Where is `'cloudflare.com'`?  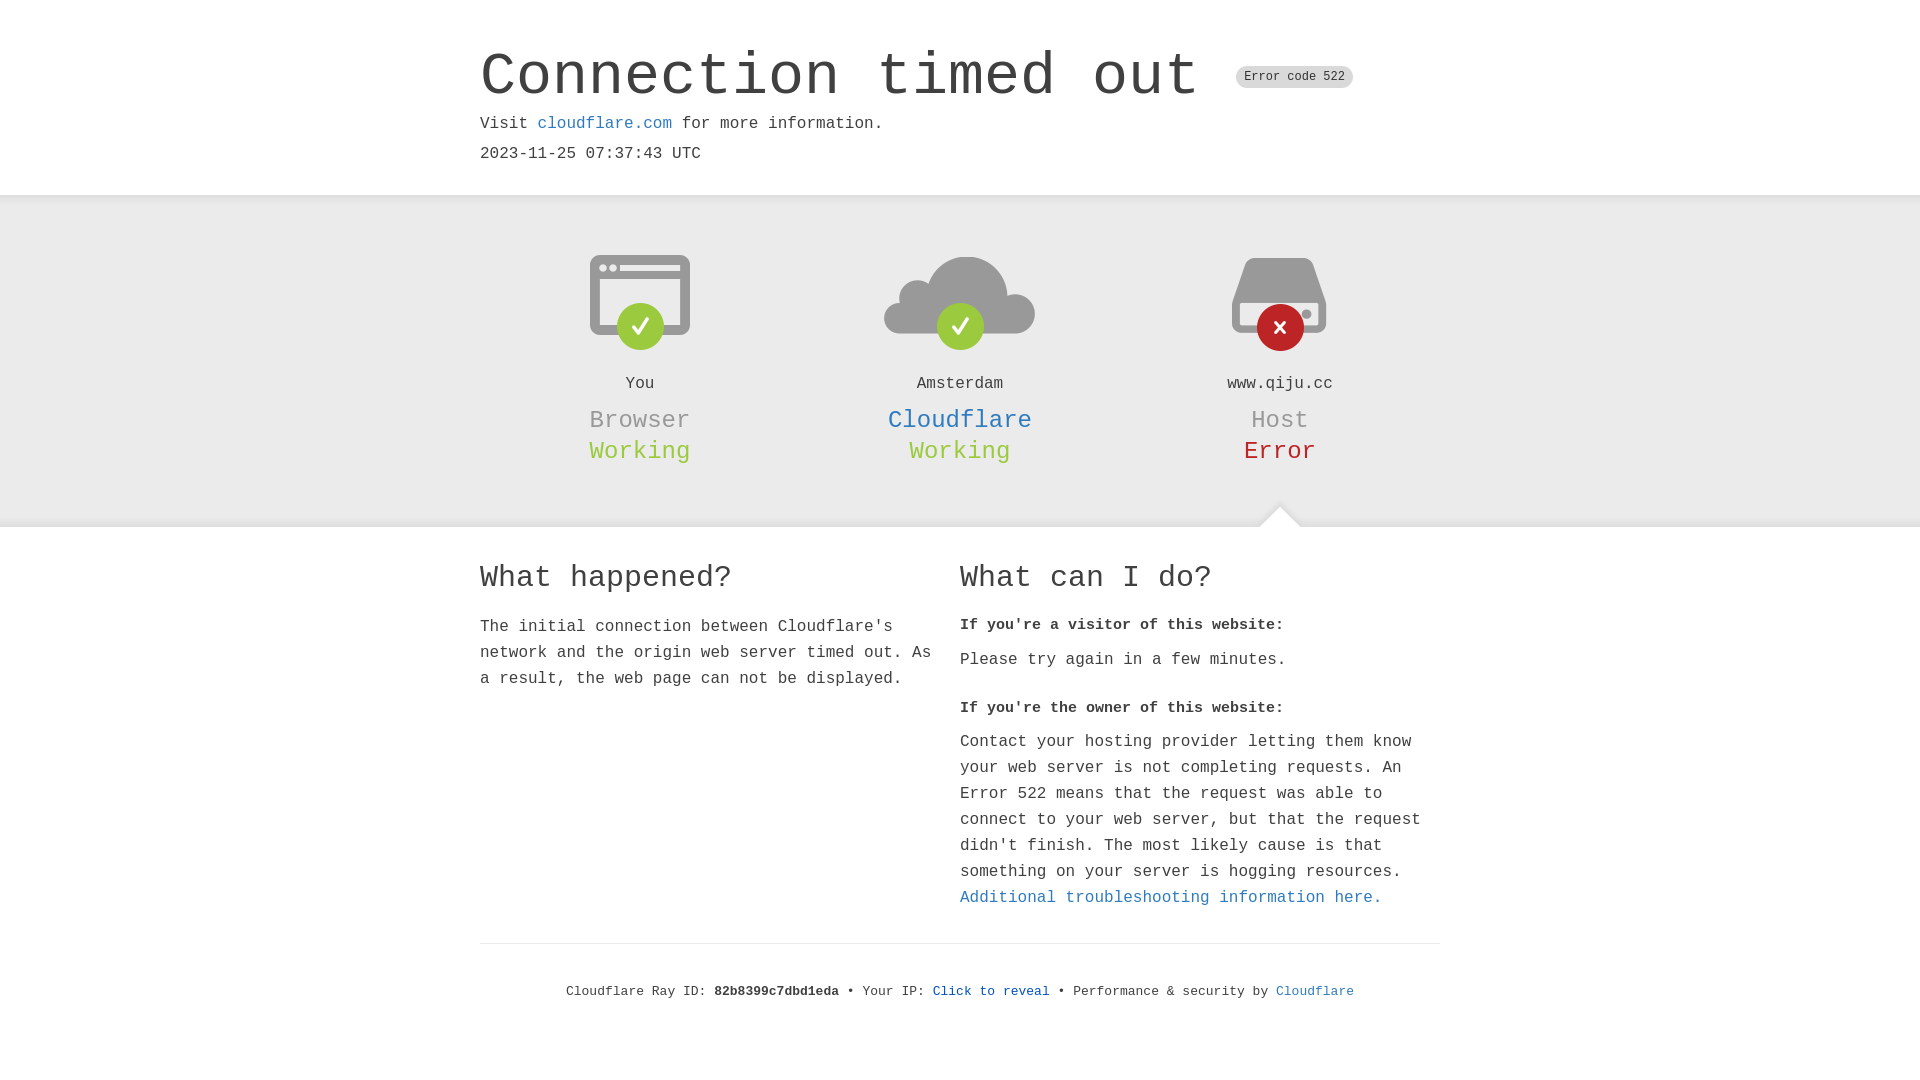
'cloudflare.com' is located at coordinates (537, 123).